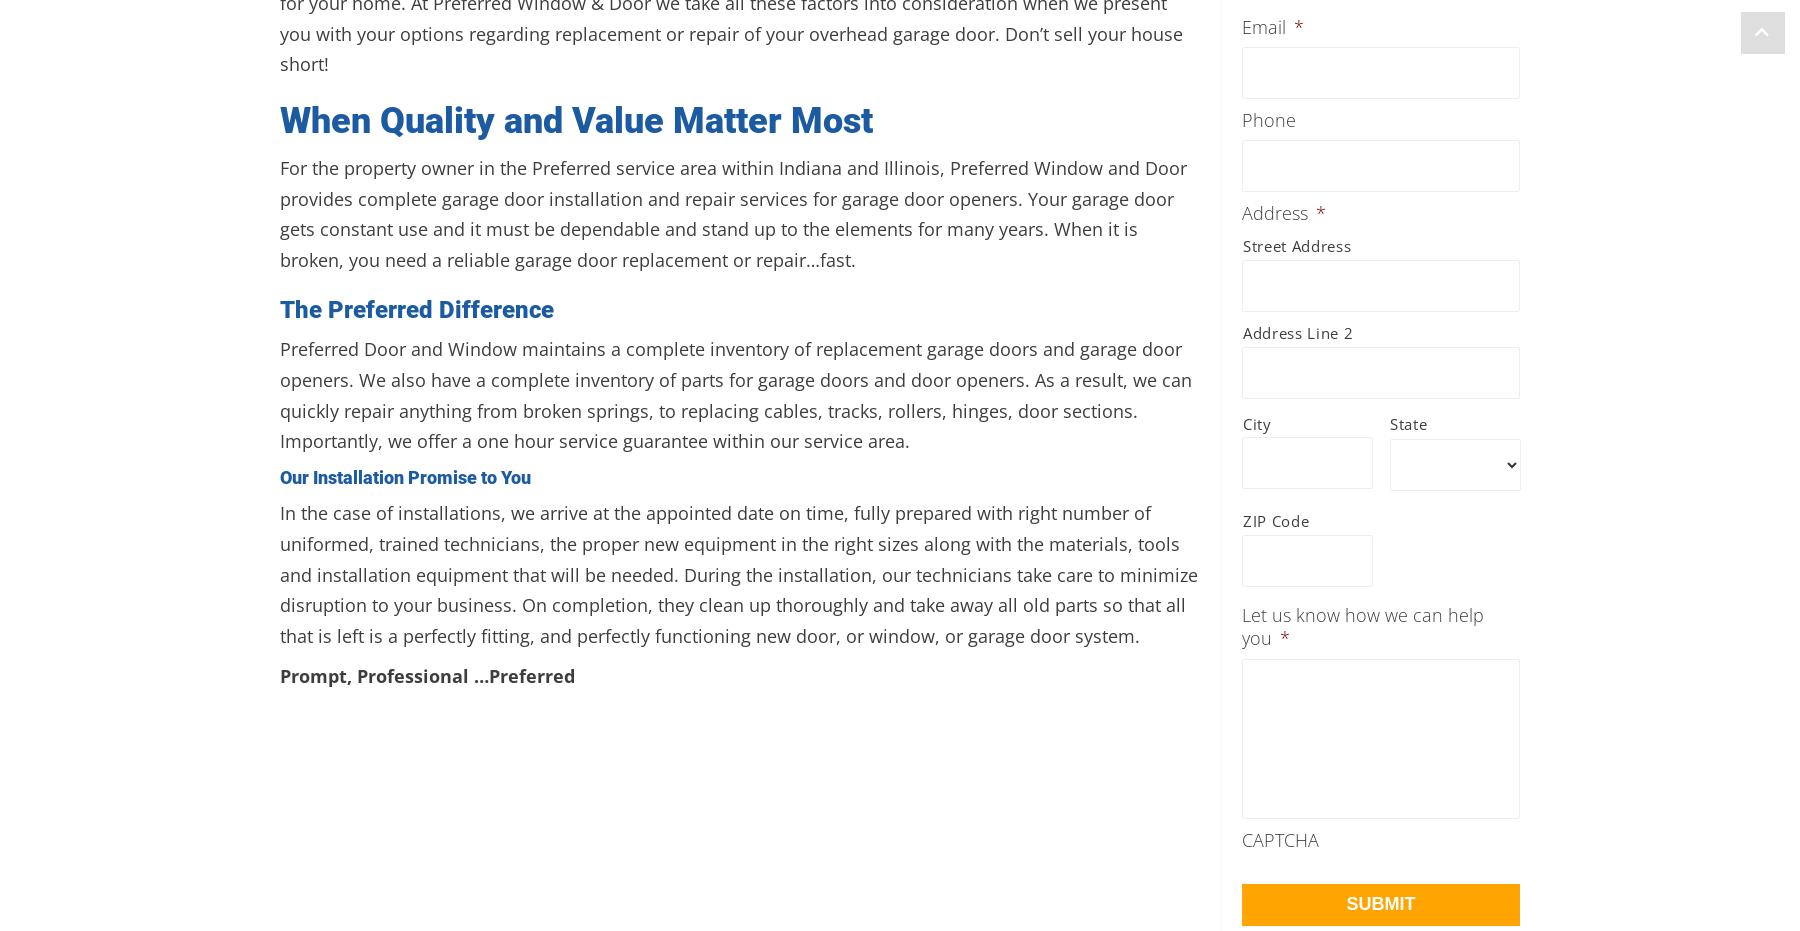  Describe the element at coordinates (1256, 422) in the screenshot. I see `'City'` at that location.